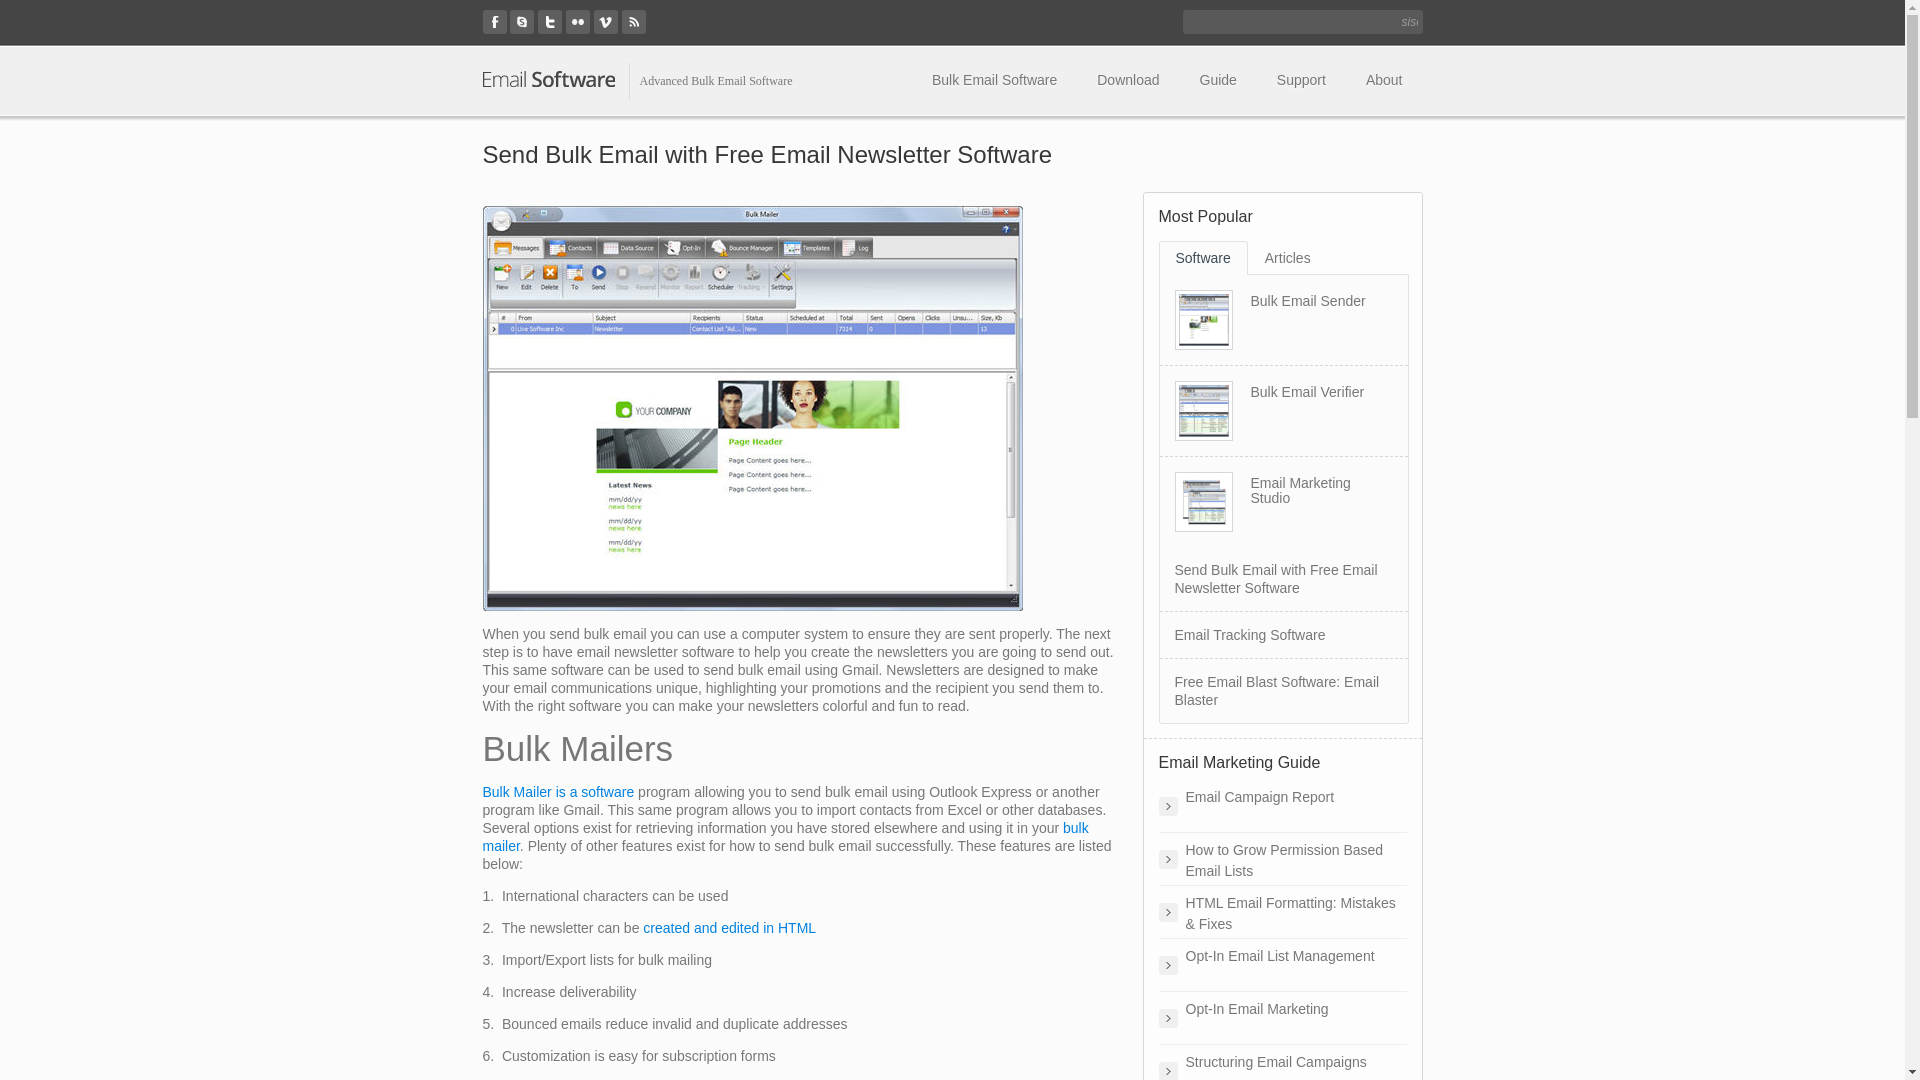 This screenshot has width=1920, height=1080. Describe the element at coordinates (604, 22) in the screenshot. I see `'Vimeo'` at that location.